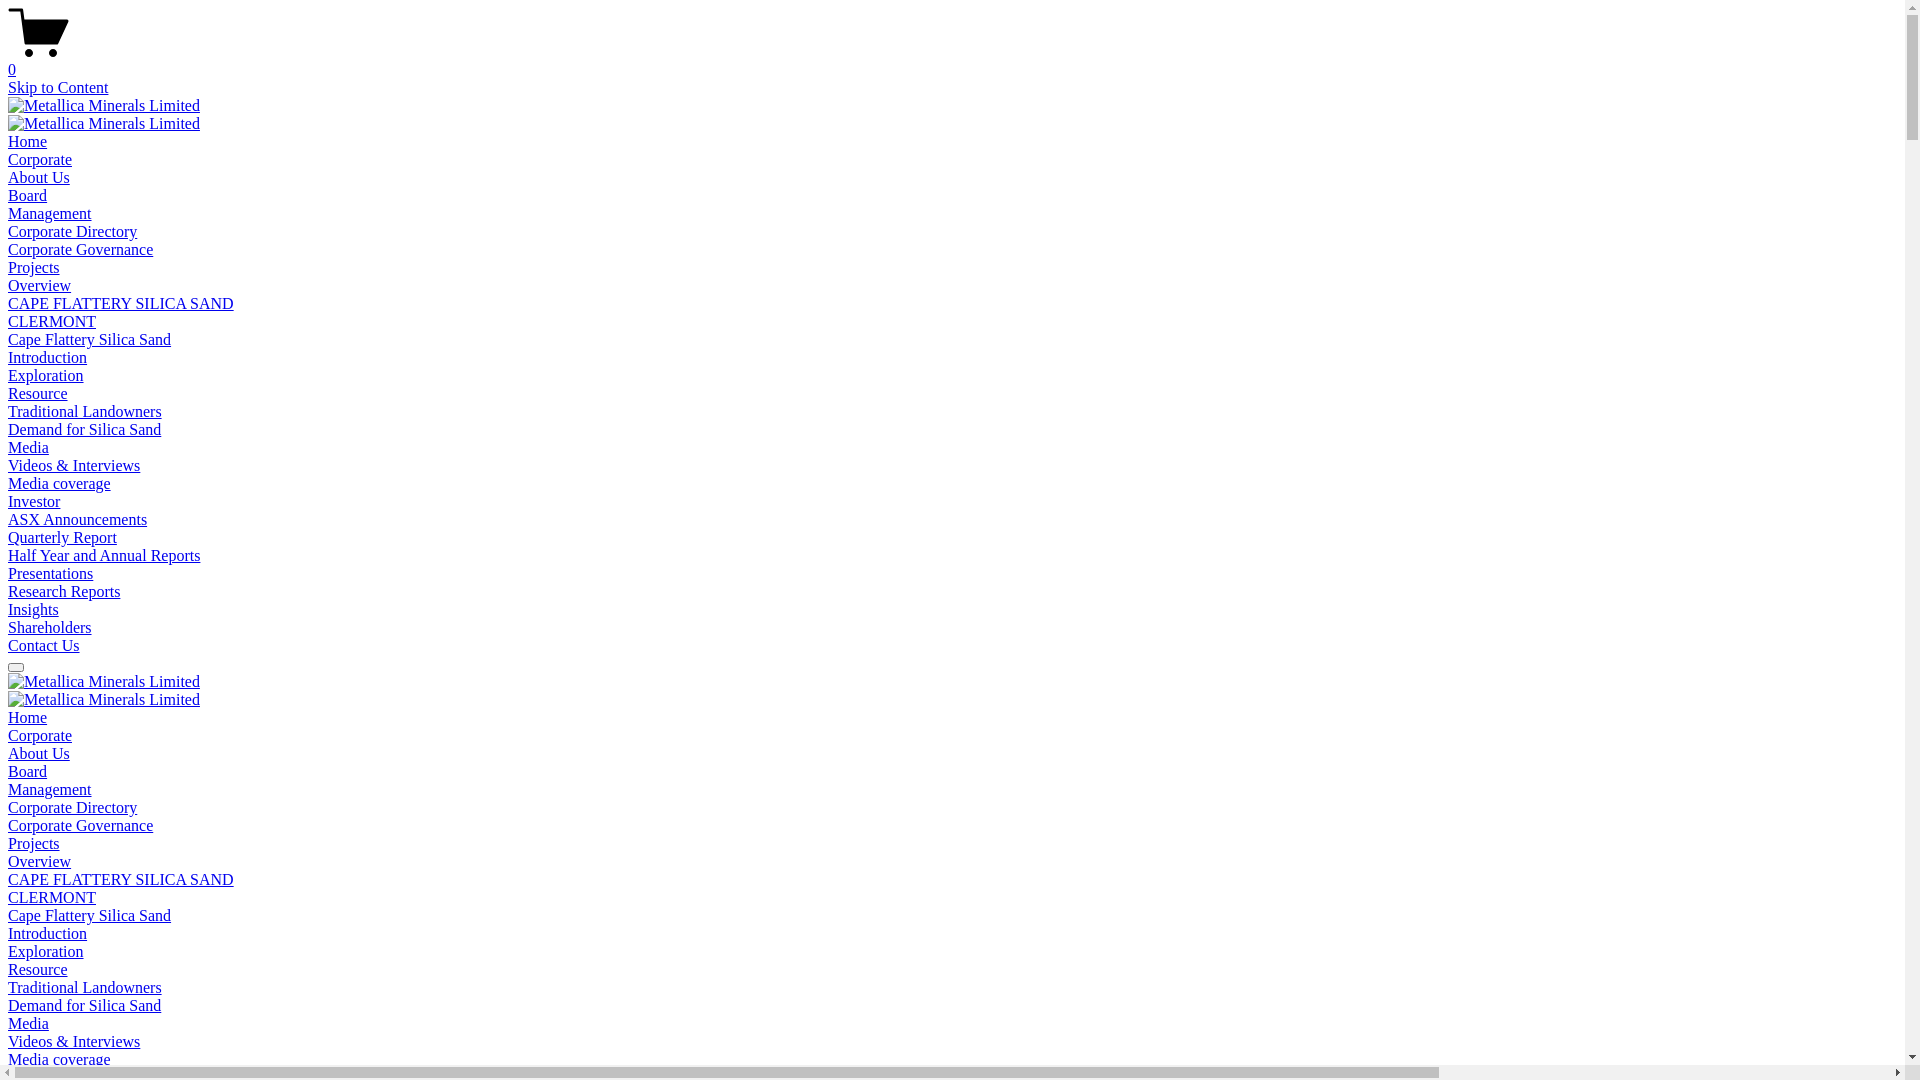  Describe the element at coordinates (72, 230) in the screenshot. I see `'Corporate Directory'` at that location.